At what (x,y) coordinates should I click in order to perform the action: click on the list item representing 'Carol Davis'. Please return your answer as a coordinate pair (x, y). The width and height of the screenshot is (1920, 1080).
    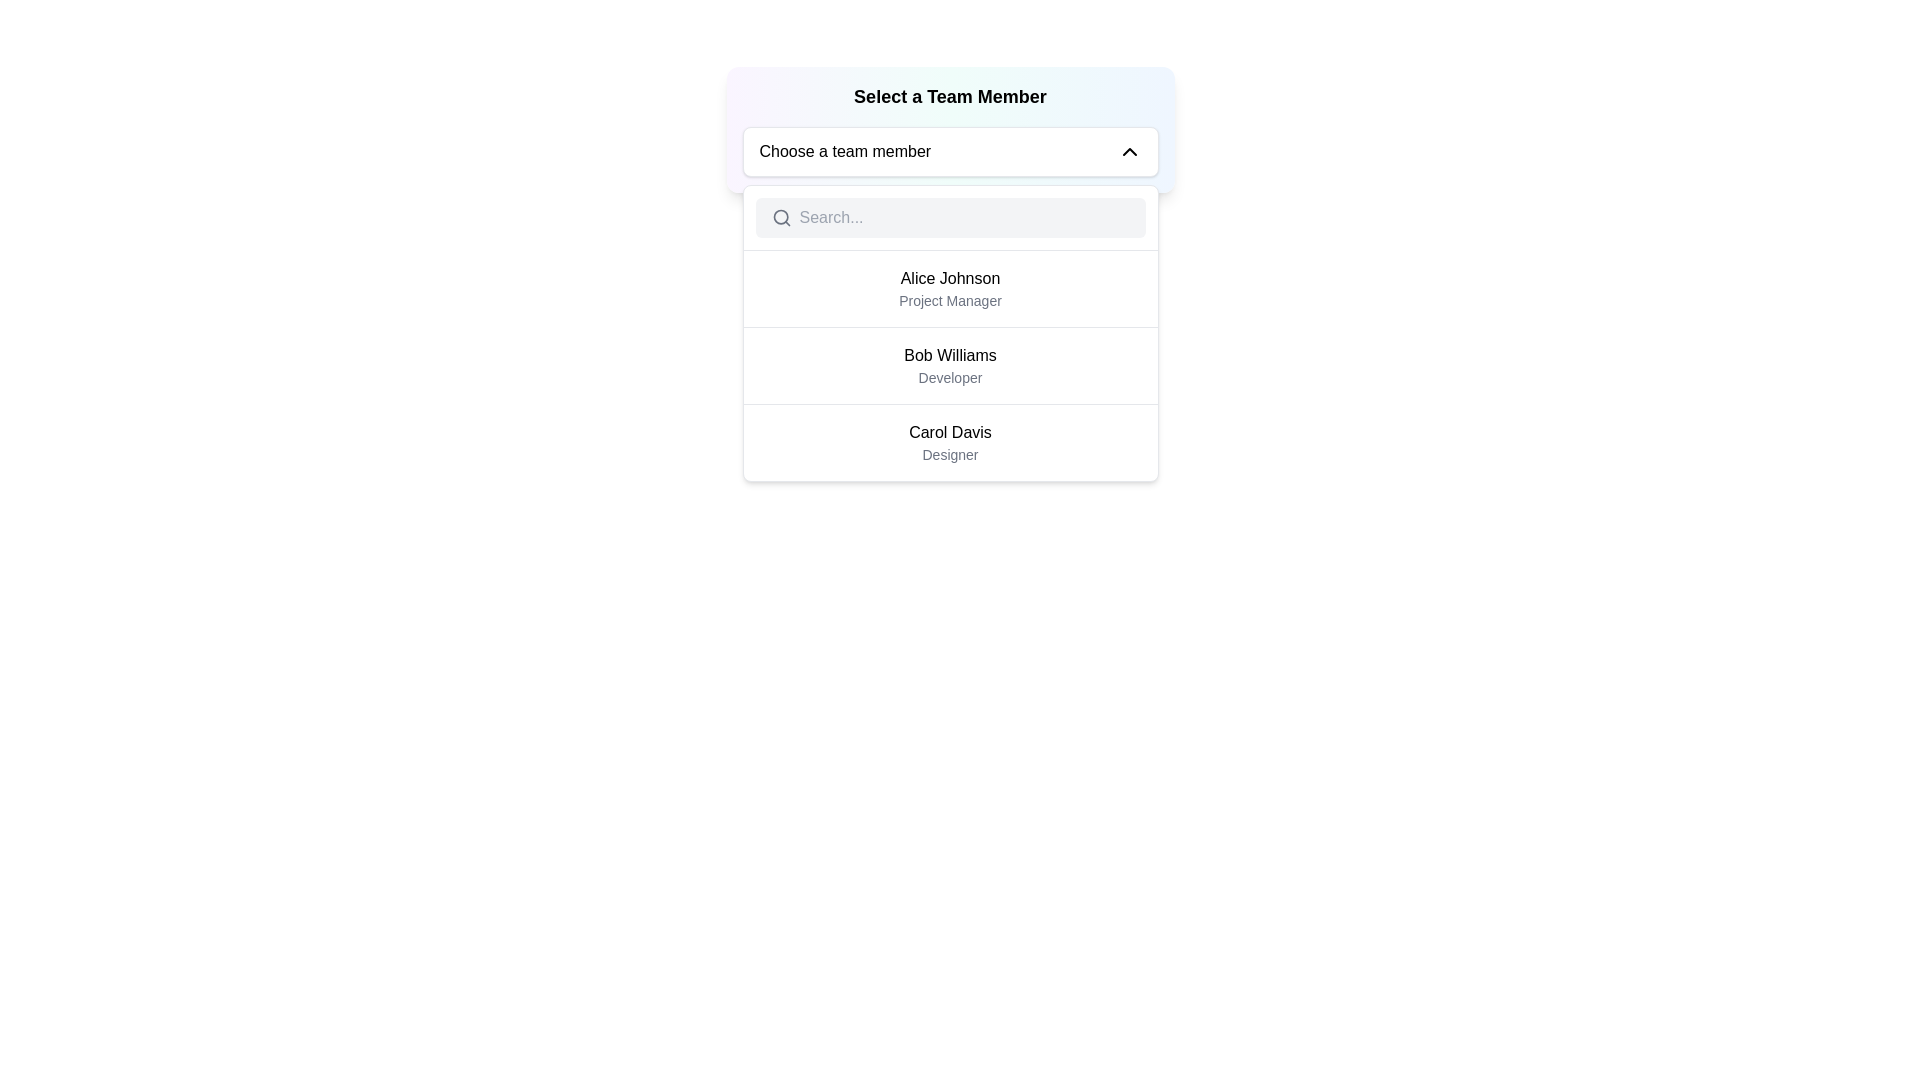
    Looking at the image, I should click on (949, 441).